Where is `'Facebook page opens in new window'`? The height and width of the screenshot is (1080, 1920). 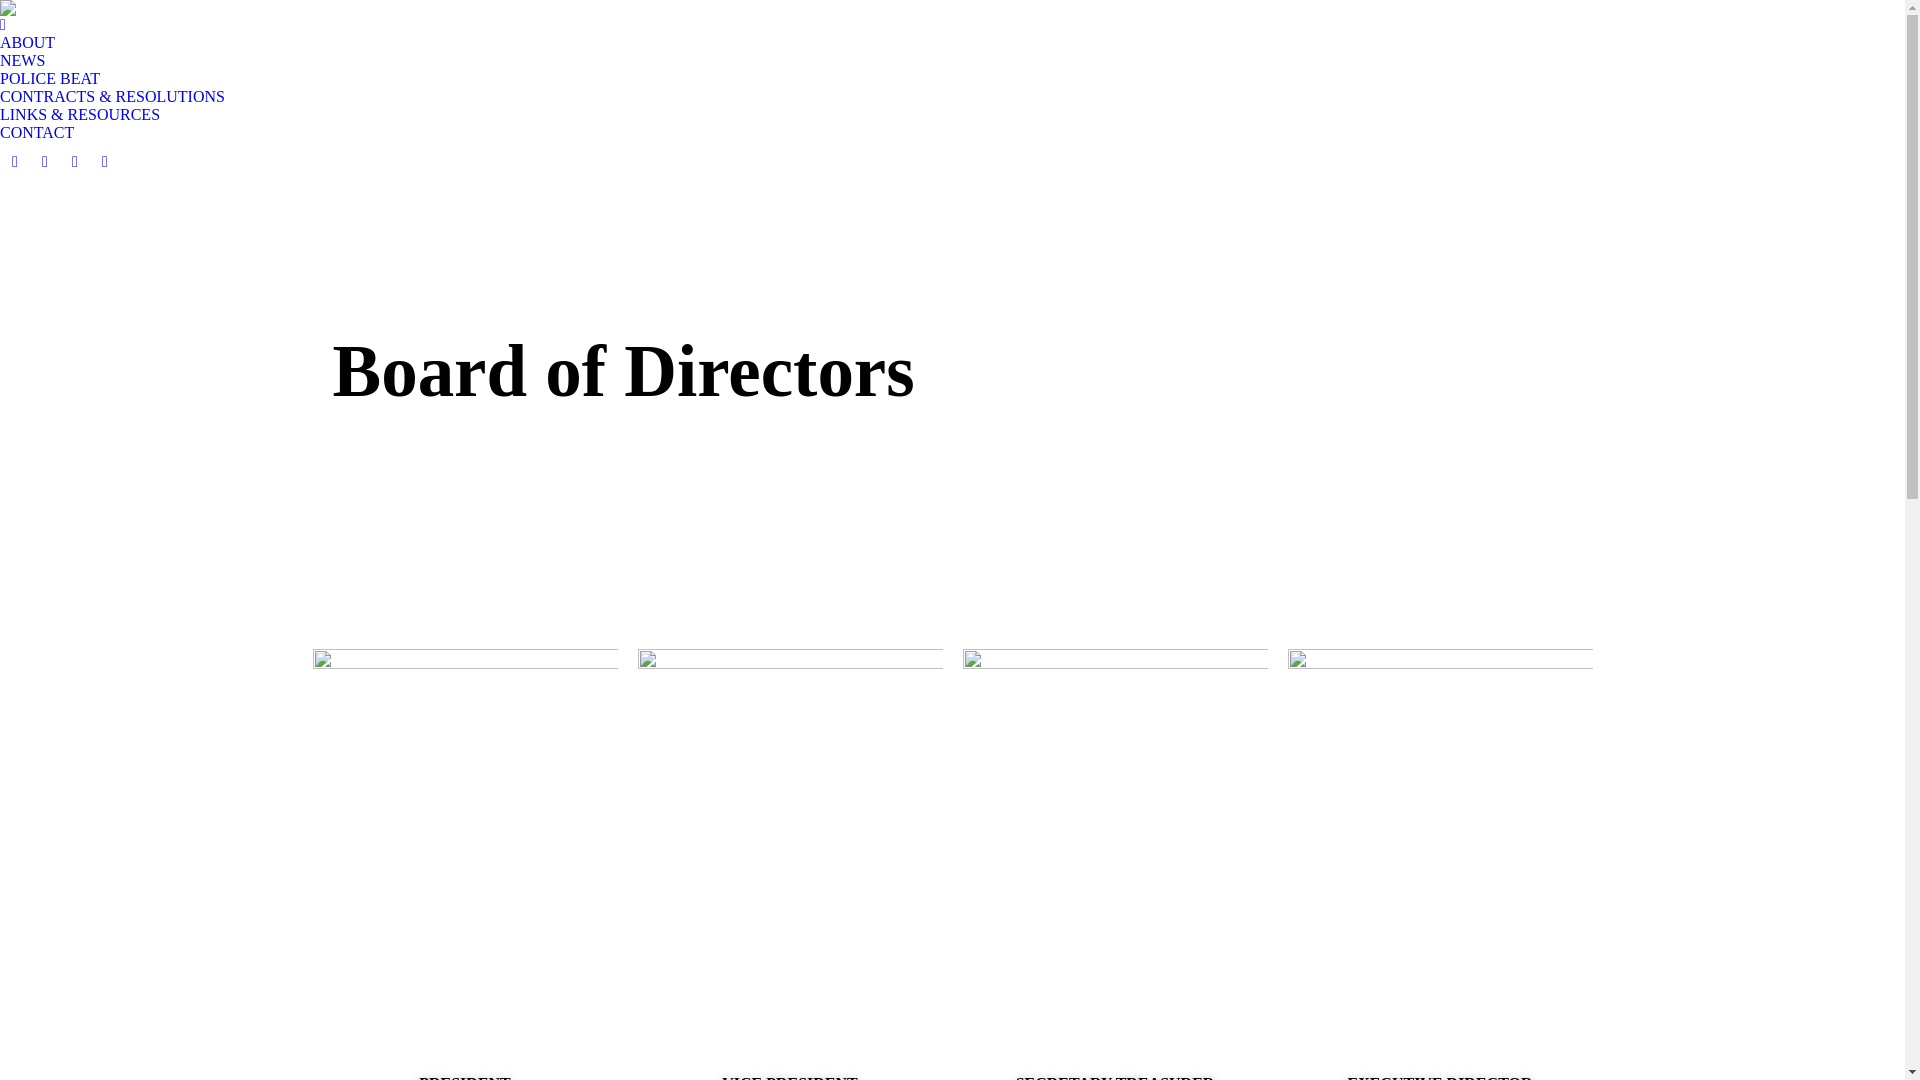 'Facebook page opens in new window' is located at coordinates (14, 161).